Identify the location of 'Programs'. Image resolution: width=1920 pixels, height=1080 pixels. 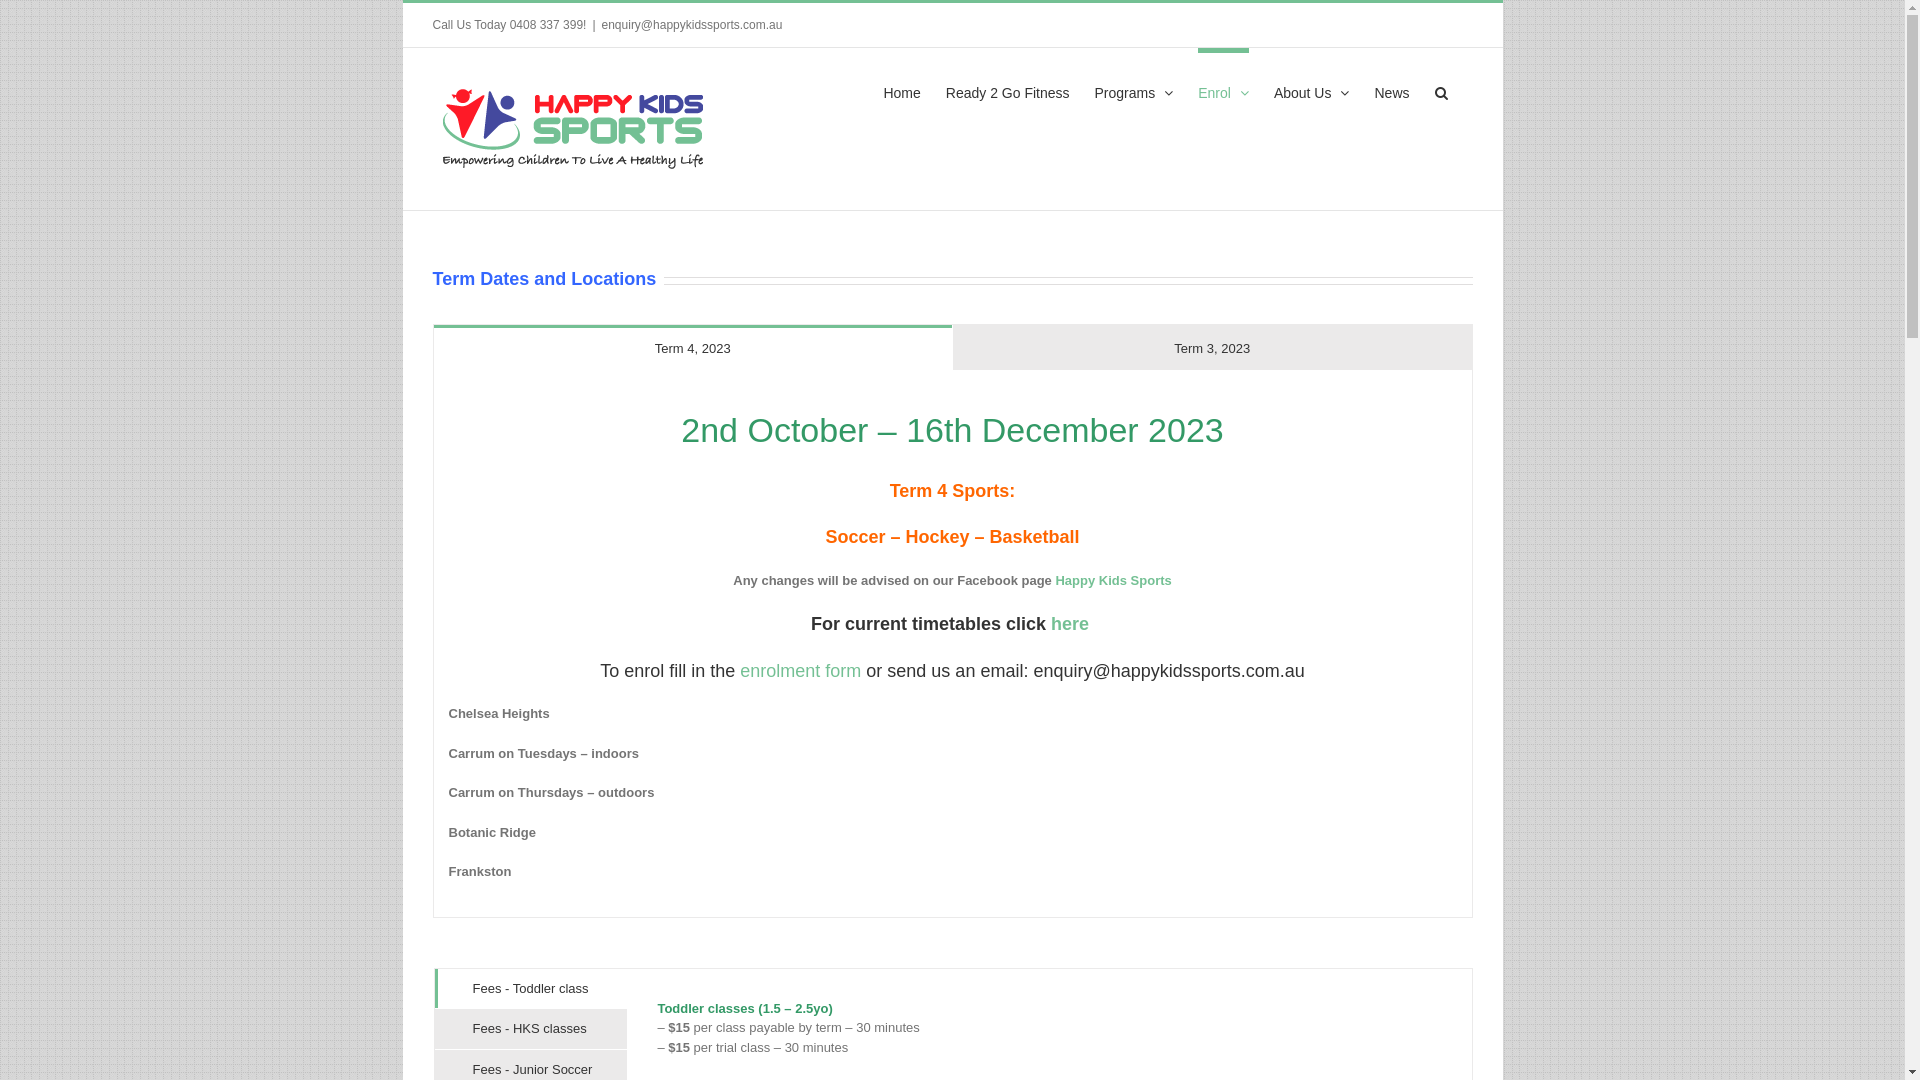
(1134, 88).